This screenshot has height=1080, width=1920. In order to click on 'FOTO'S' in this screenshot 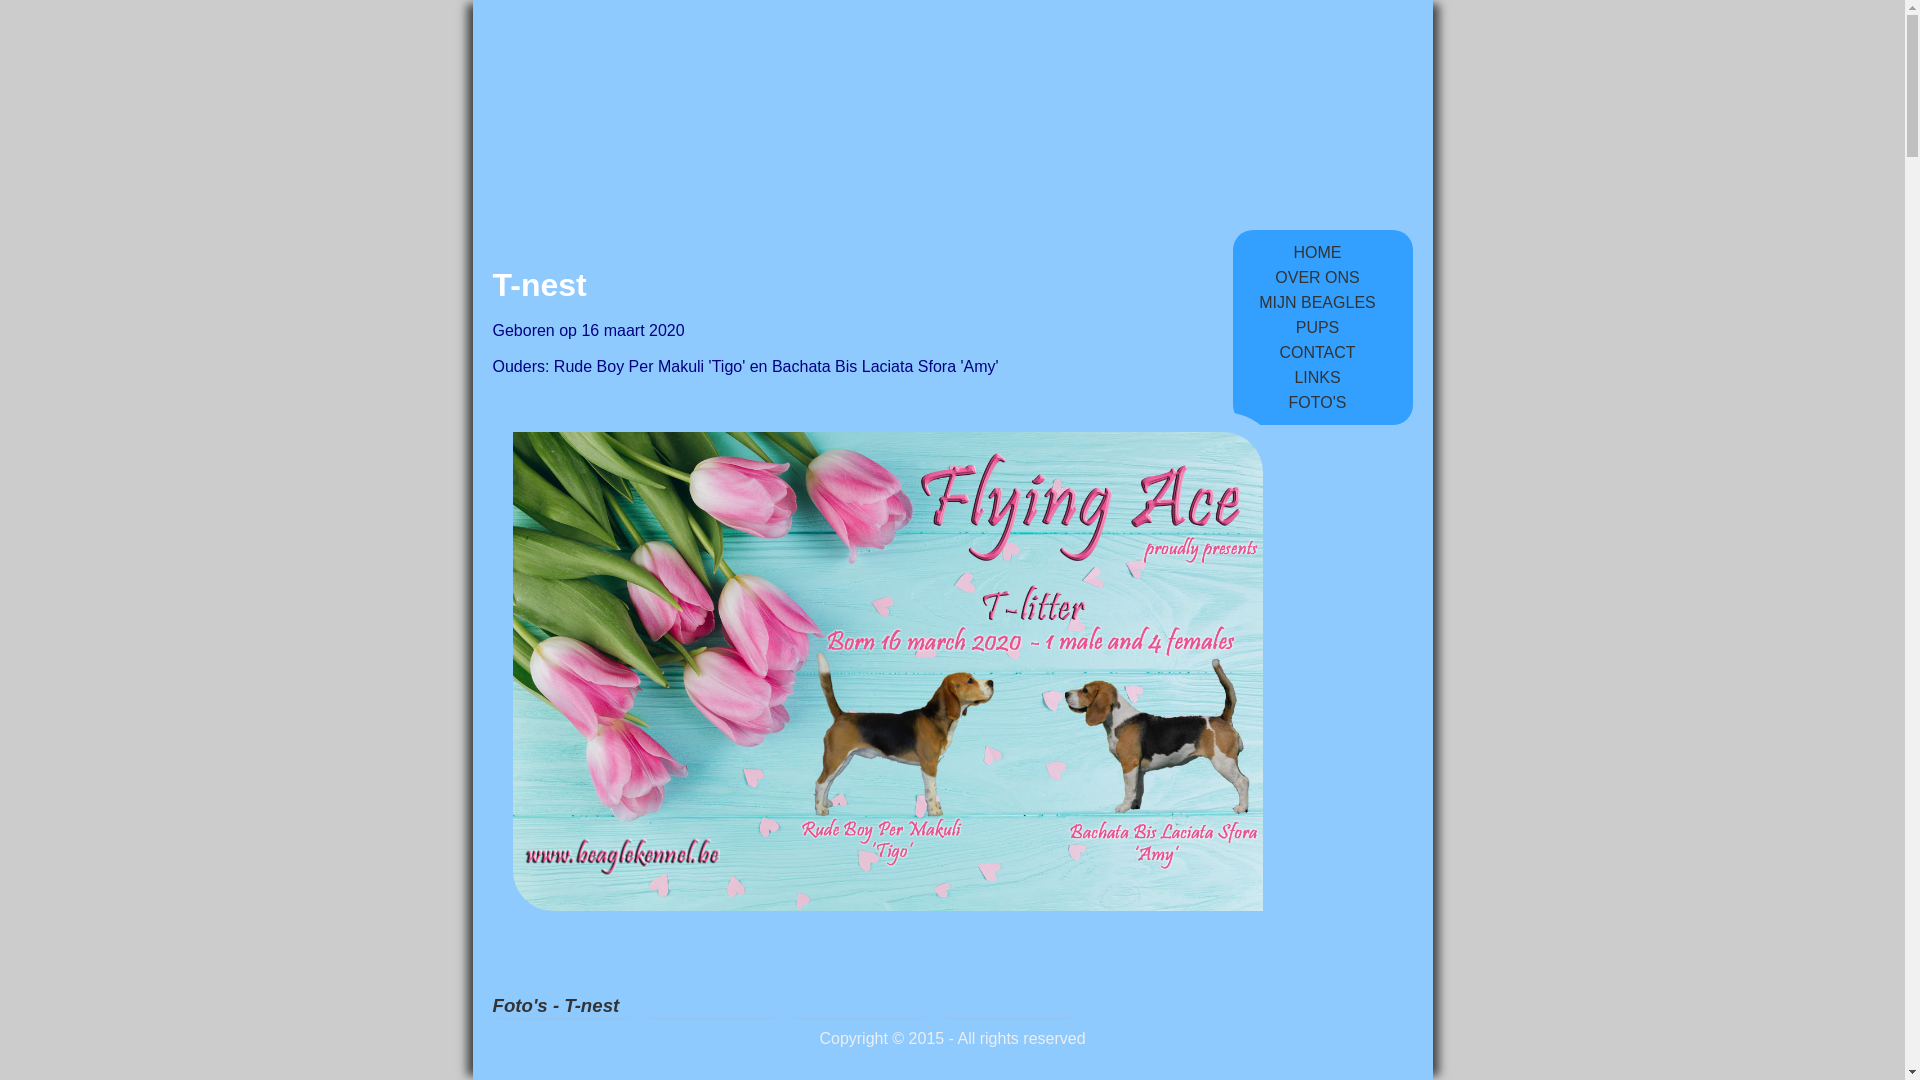, I will do `click(1241, 402)`.